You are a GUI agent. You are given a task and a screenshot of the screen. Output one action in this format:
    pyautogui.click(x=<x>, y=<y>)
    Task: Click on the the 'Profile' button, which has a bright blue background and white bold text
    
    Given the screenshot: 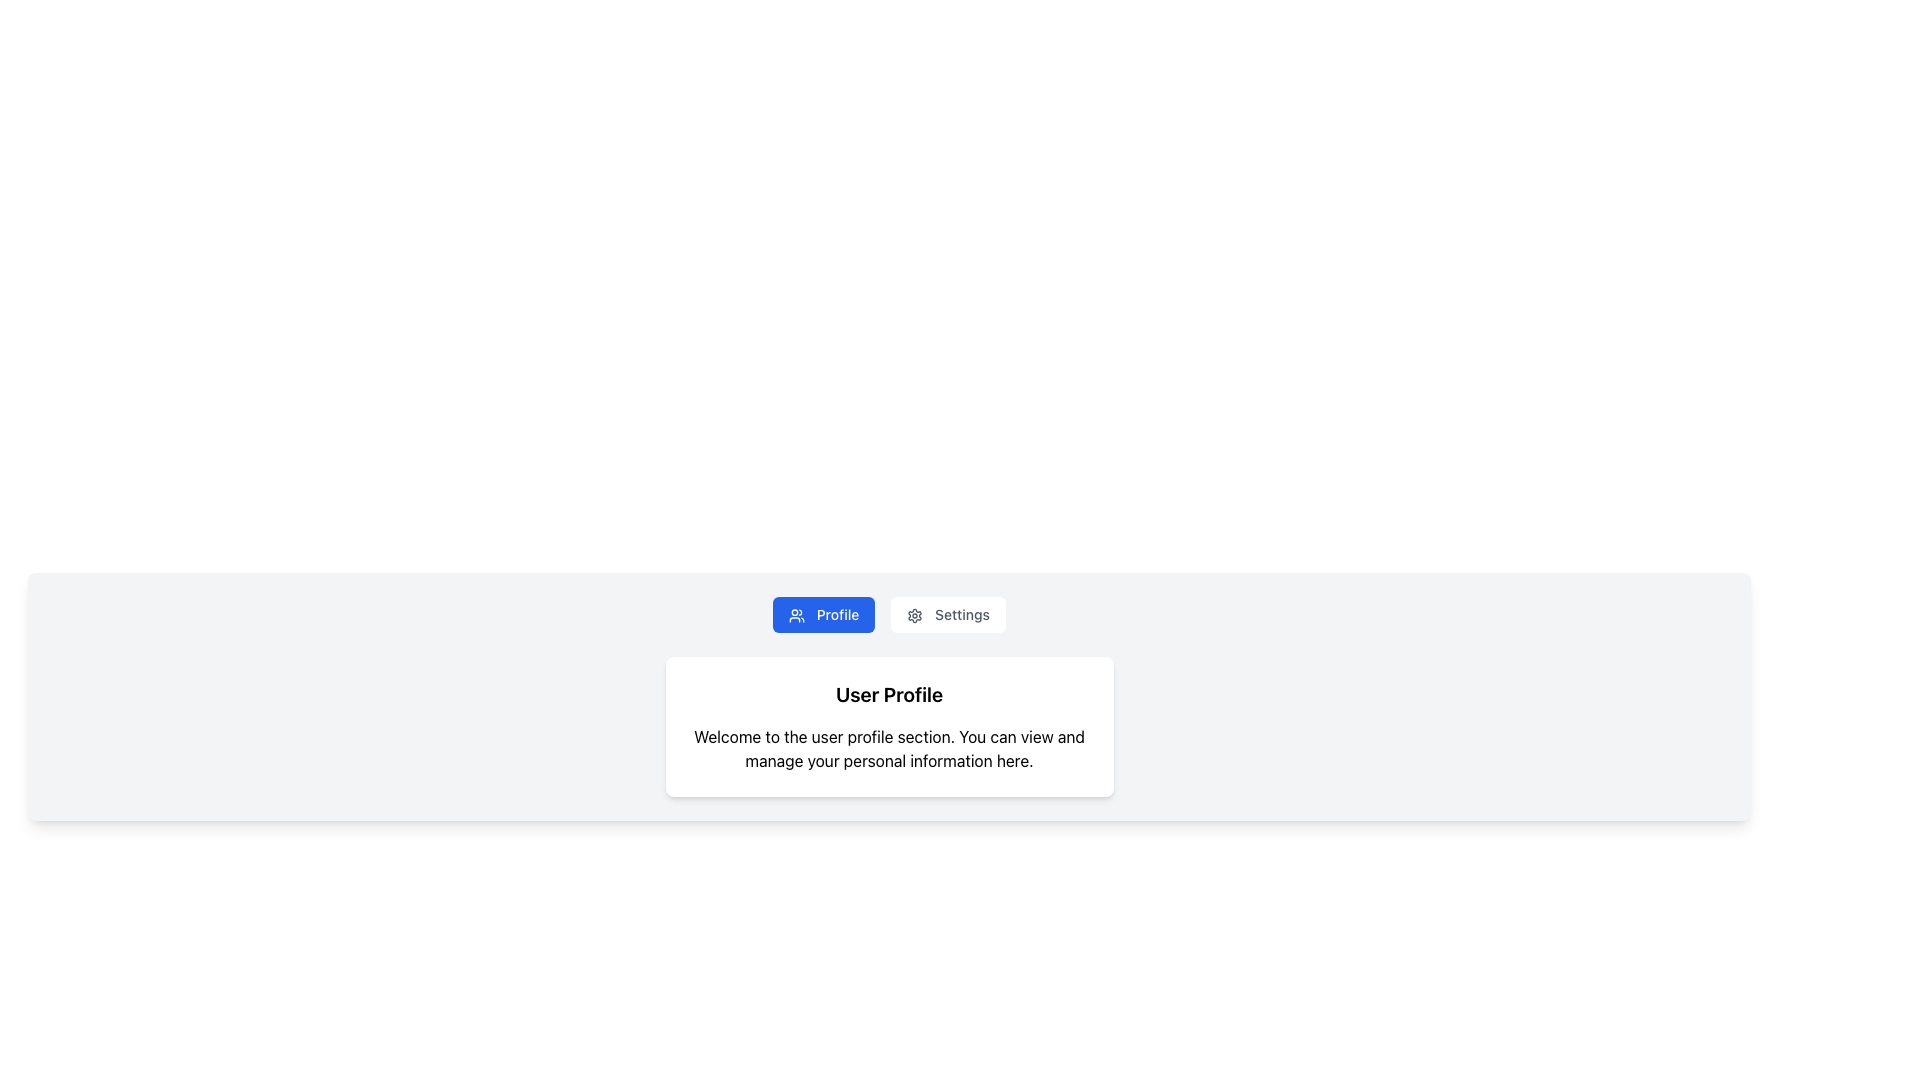 What is the action you would take?
    pyautogui.click(x=824, y=613)
    